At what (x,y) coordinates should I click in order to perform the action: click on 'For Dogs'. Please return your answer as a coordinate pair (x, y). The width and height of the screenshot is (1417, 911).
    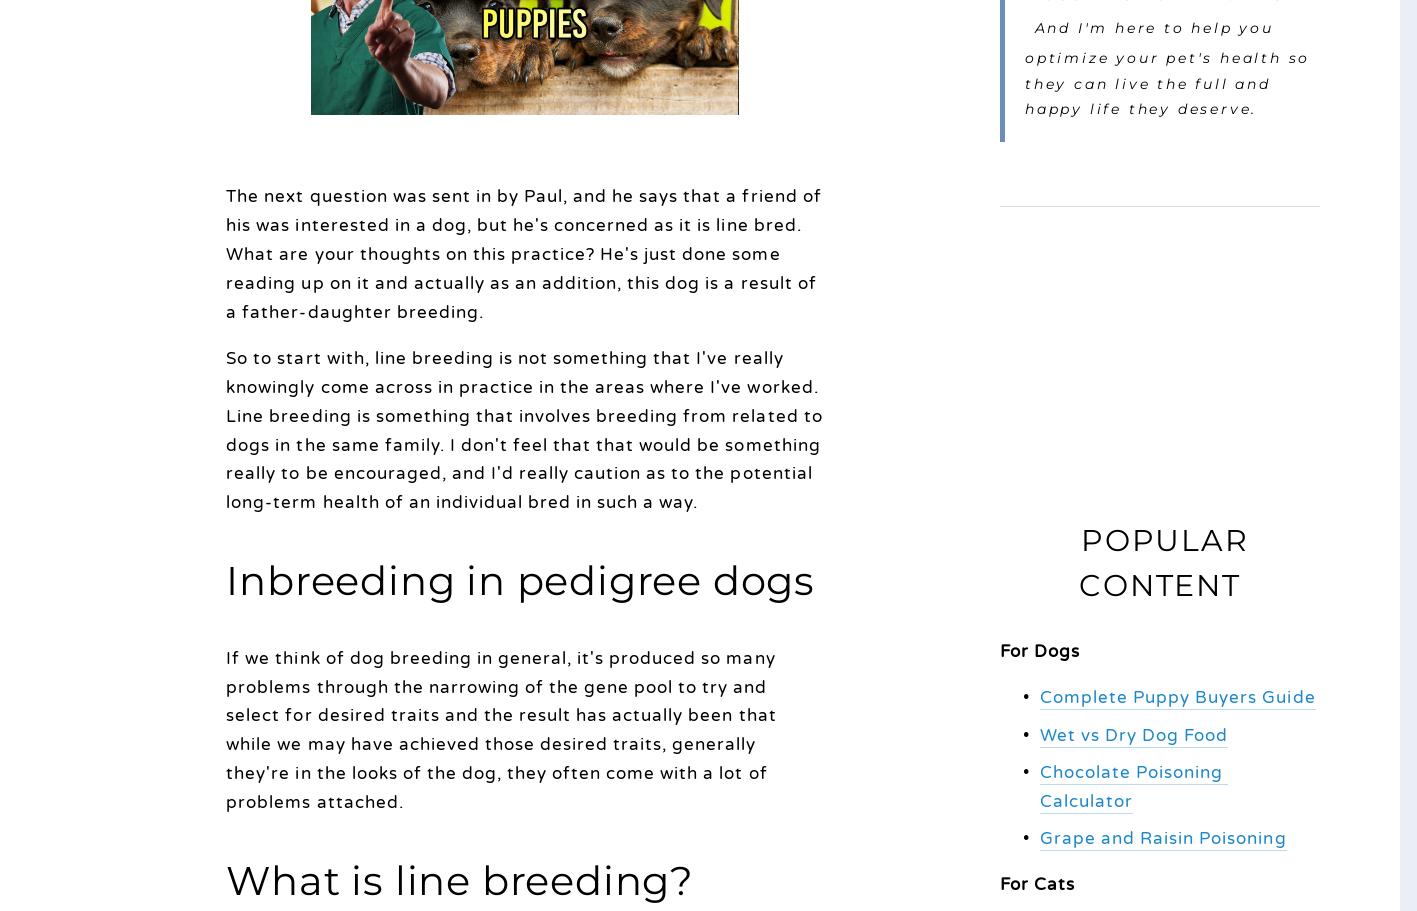
    Looking at the image, I should click on (998, 651).